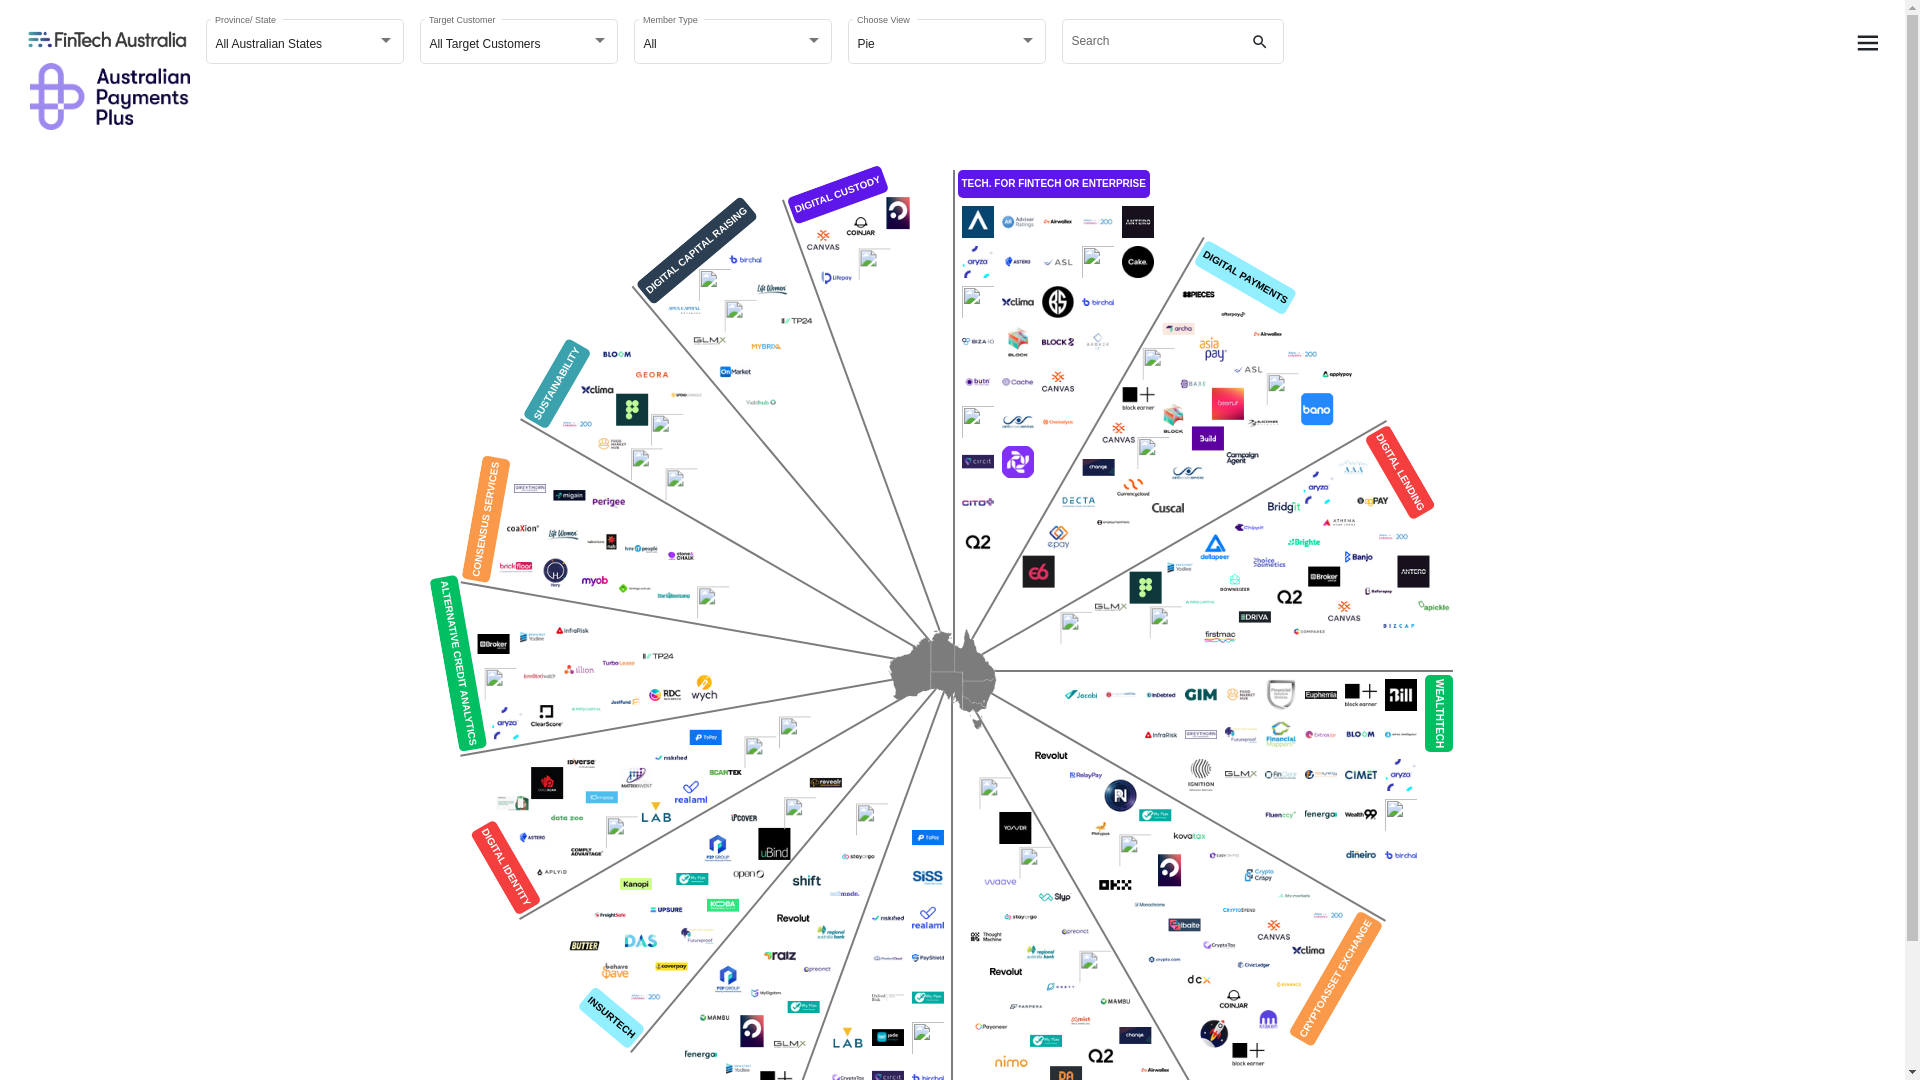  I want to click on 'Global Investment Marketing Pty Ltd', so click(1200, 693).